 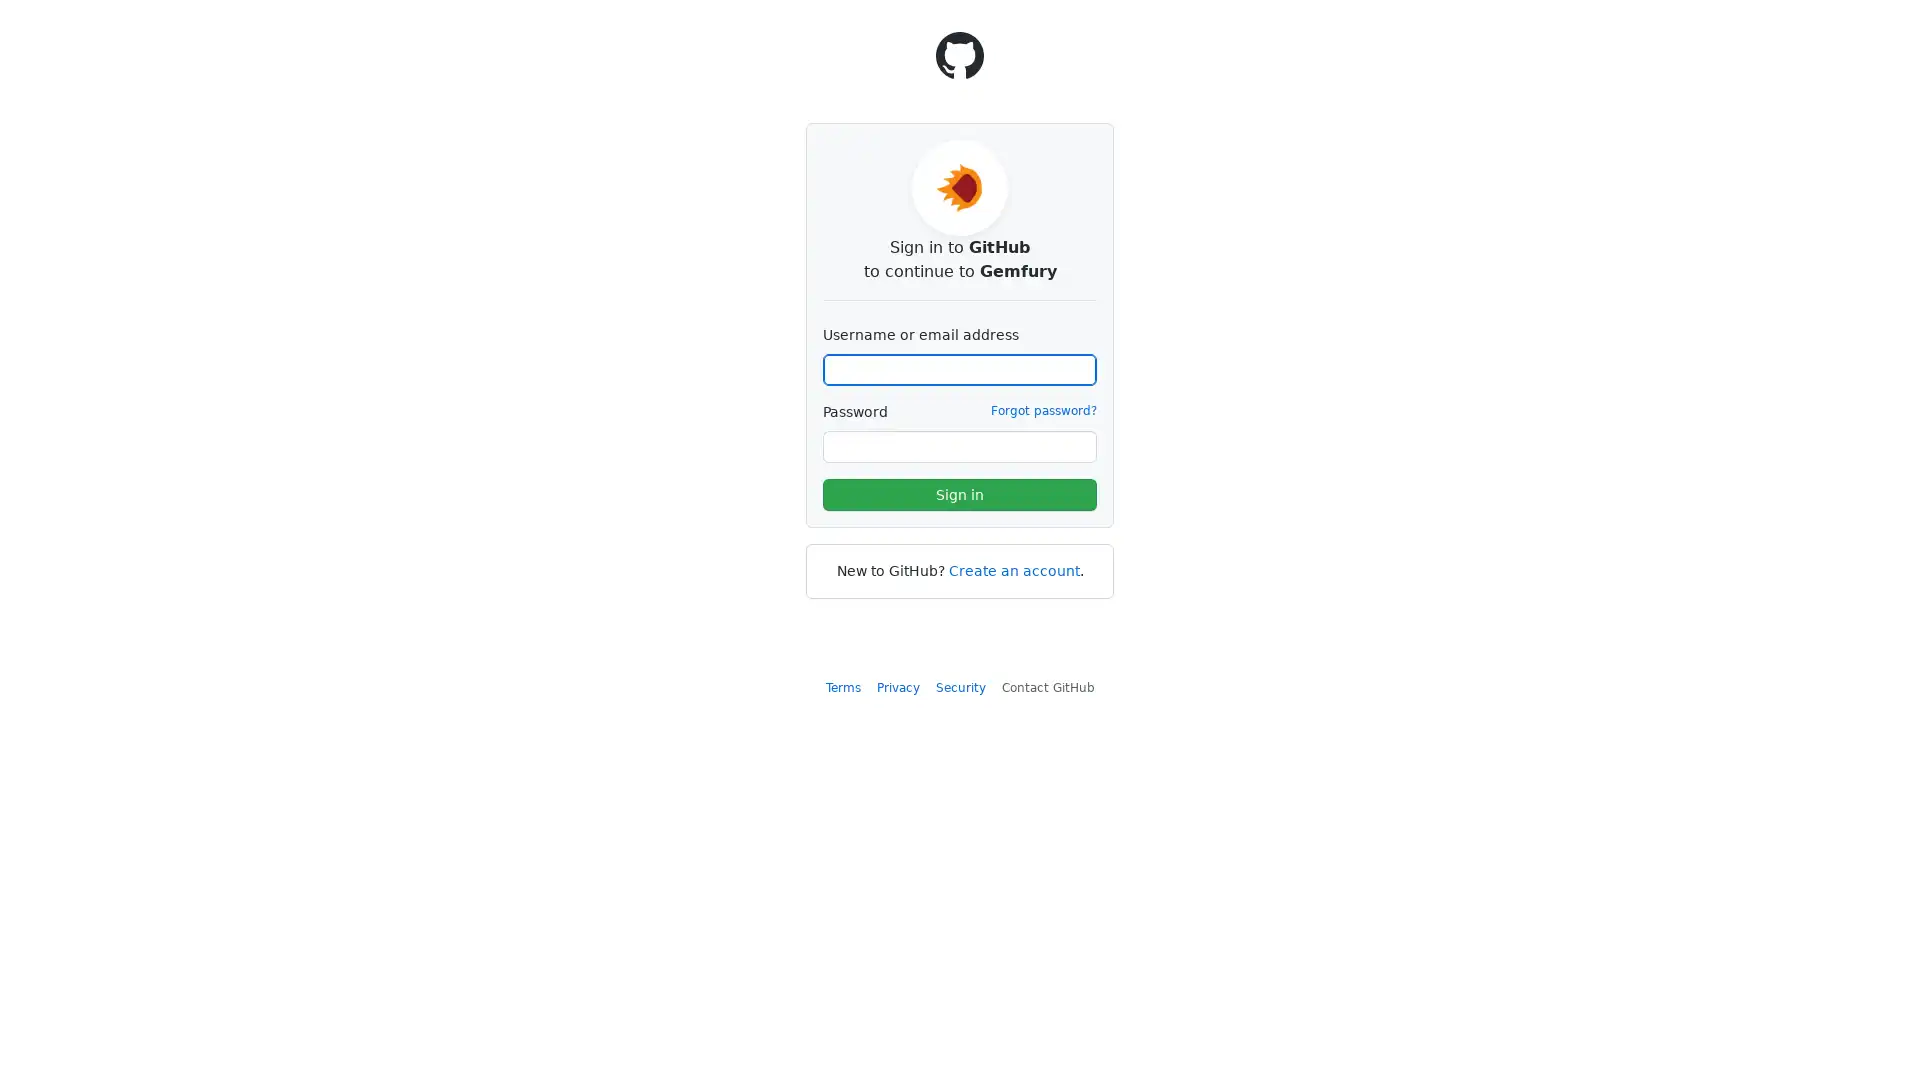 I want to click on Sign in, so click(x=960, y=494).